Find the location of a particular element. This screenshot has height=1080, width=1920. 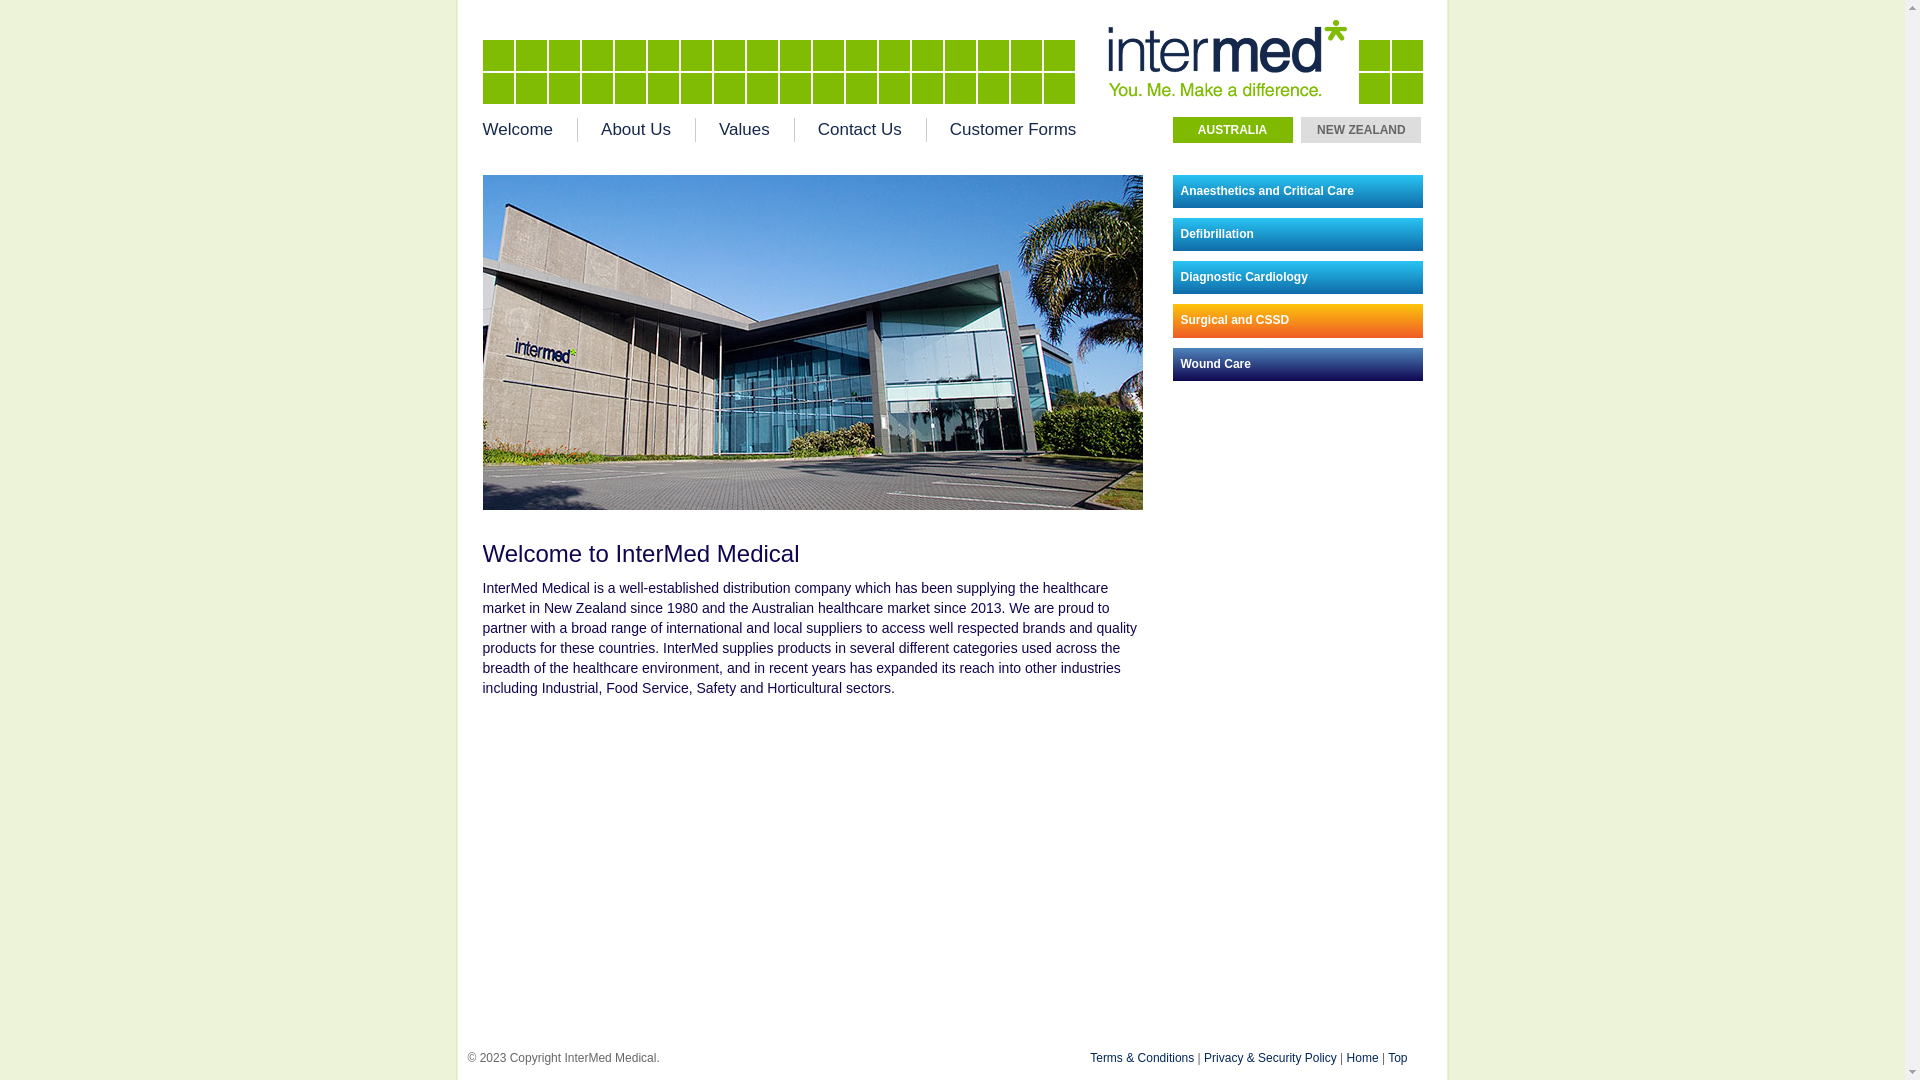

'Wound Care' is located at coordinates (1296, 364).